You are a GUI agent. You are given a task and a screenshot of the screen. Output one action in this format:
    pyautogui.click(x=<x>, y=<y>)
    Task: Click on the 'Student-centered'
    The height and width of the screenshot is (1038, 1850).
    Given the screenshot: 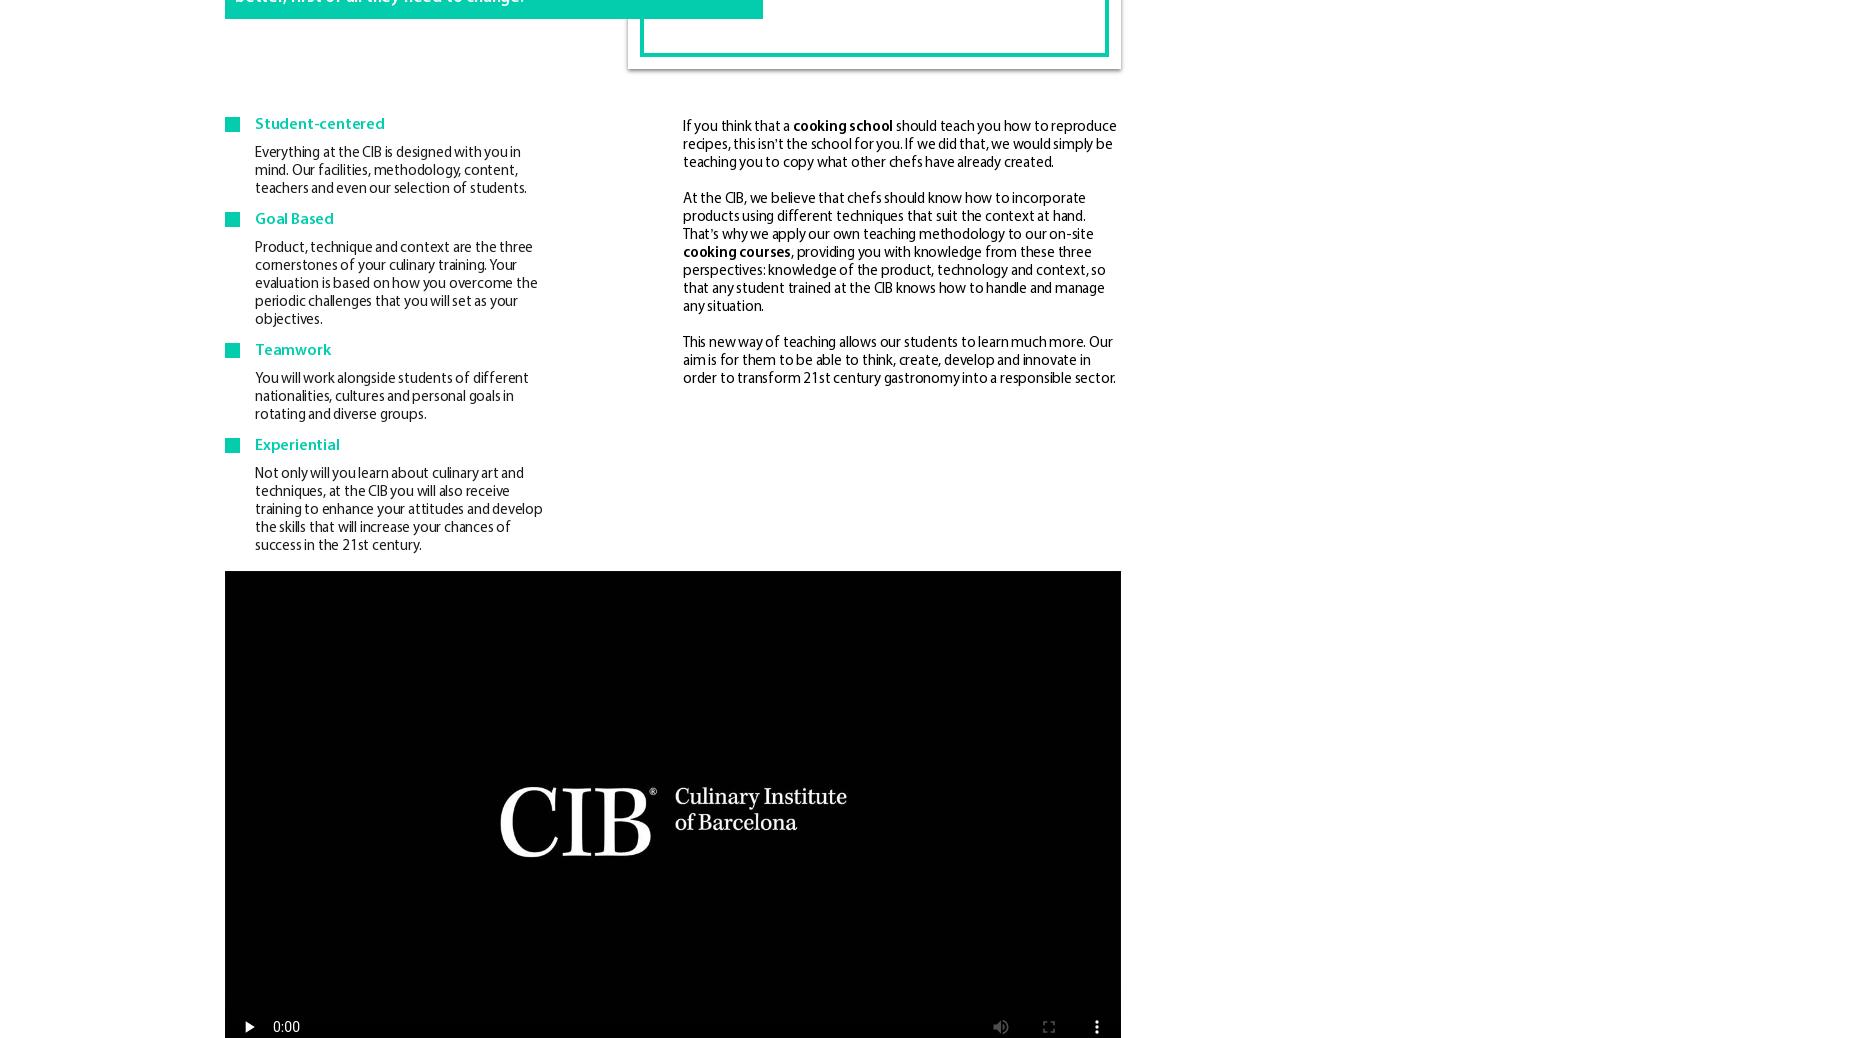 What is the action you would take?
    pyautogui.click(x=318, y=123)
    